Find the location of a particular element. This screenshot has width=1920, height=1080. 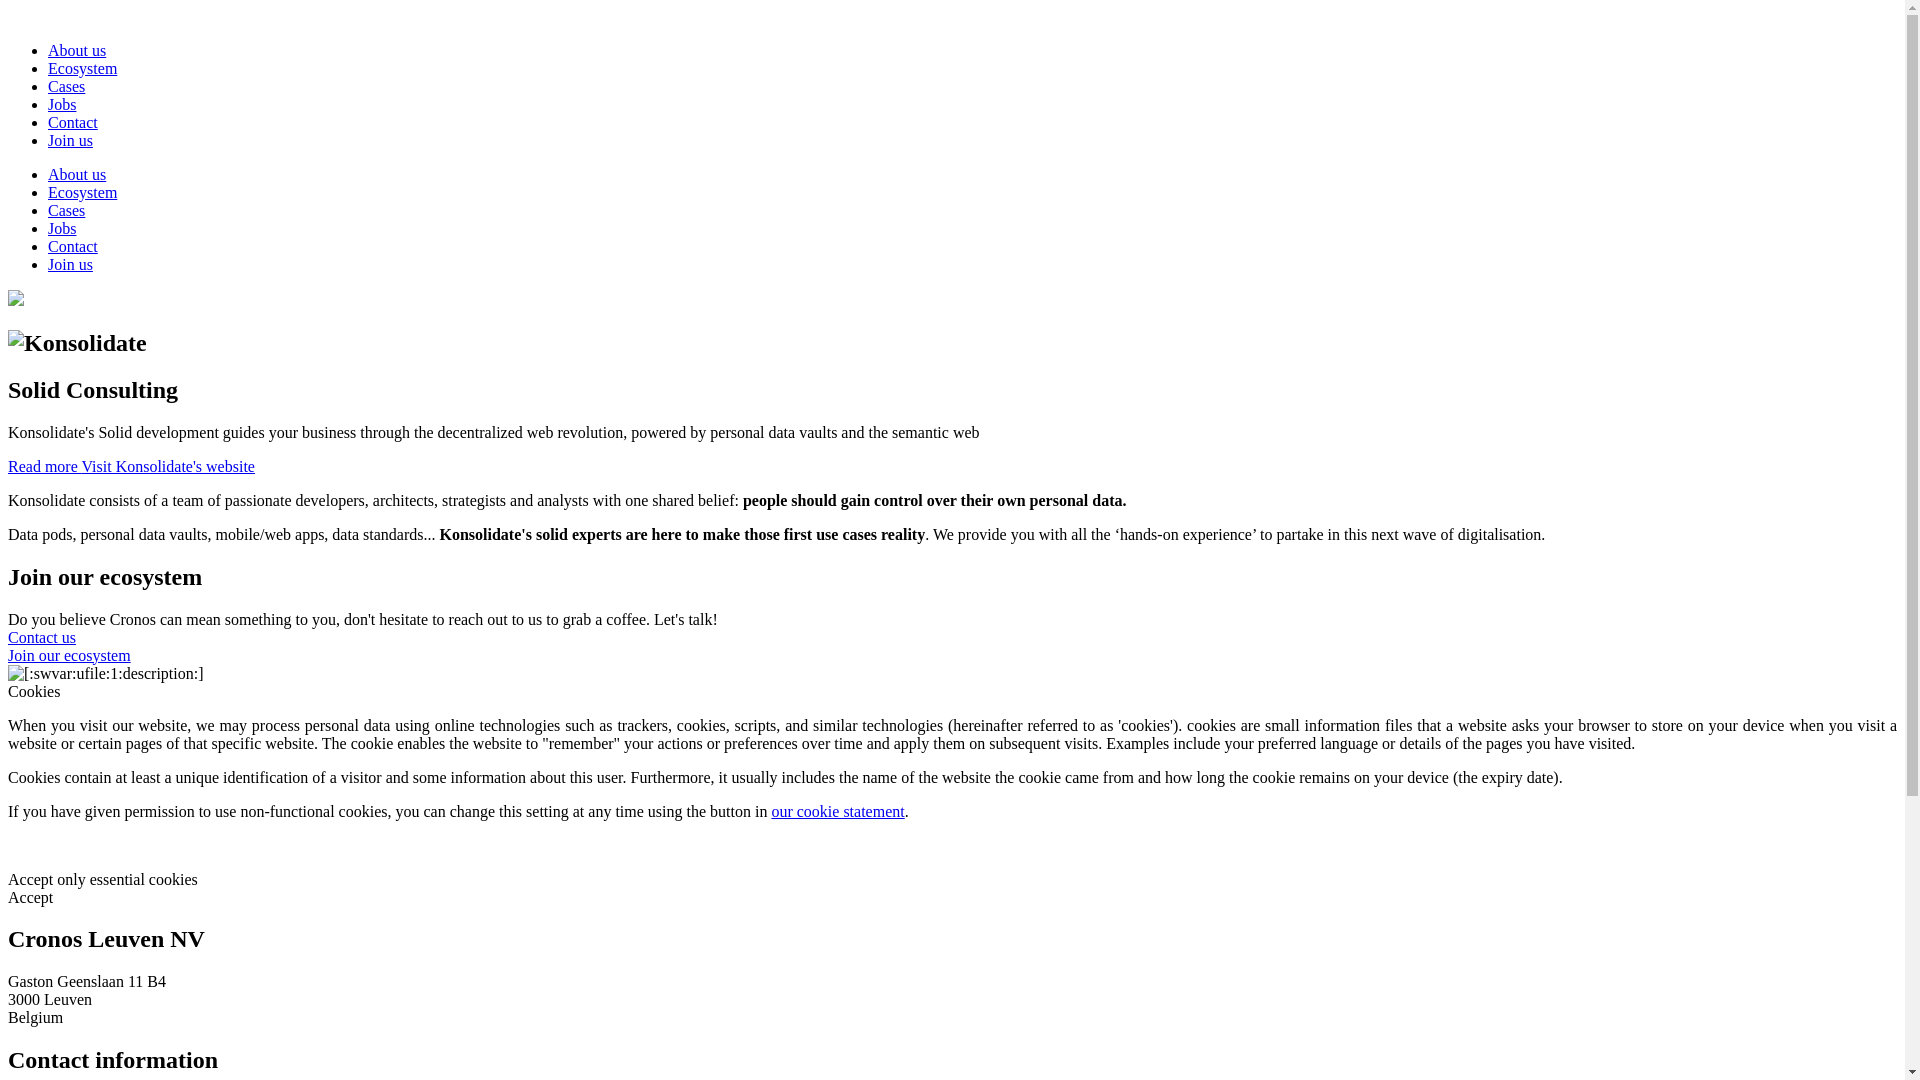

'Ecosystem' is located at coordinates (81, 192).